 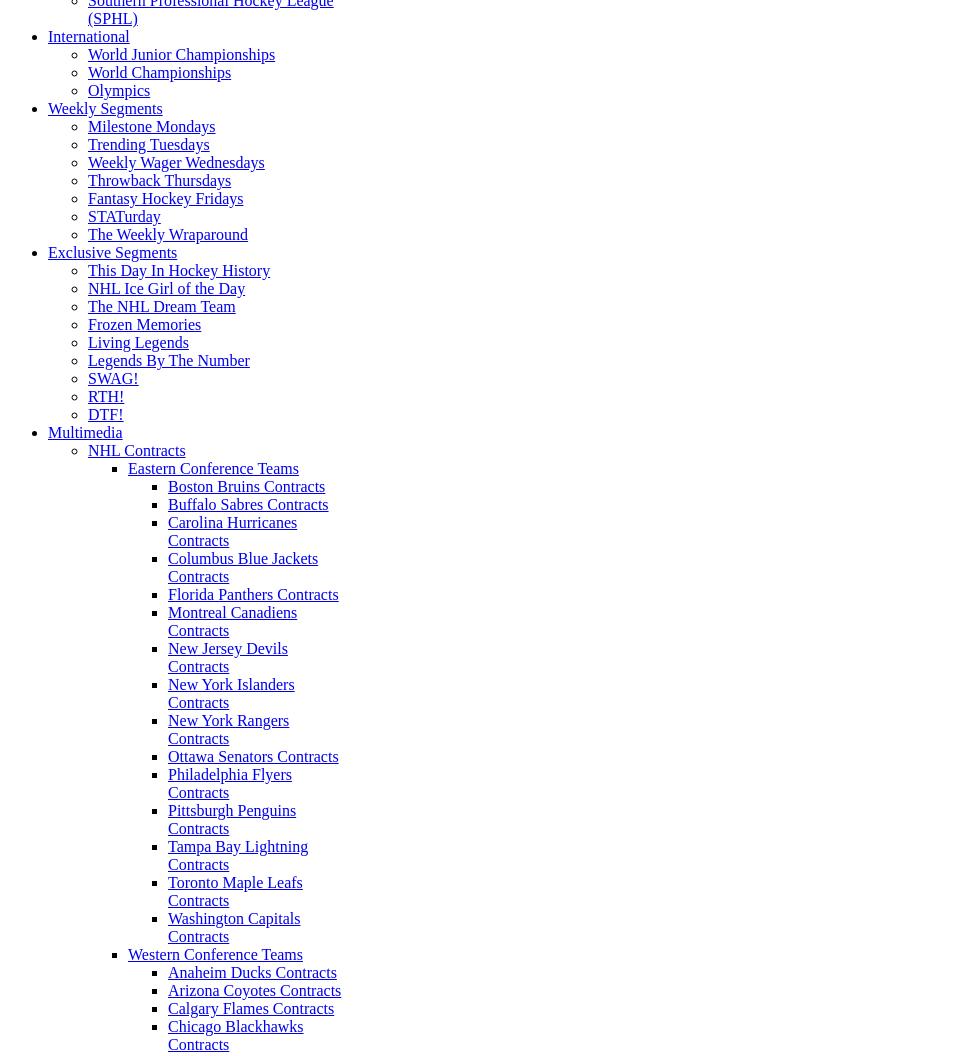 I want to click on 'Chicago Blackhawks Contracts', so click(x=168, y=1034).